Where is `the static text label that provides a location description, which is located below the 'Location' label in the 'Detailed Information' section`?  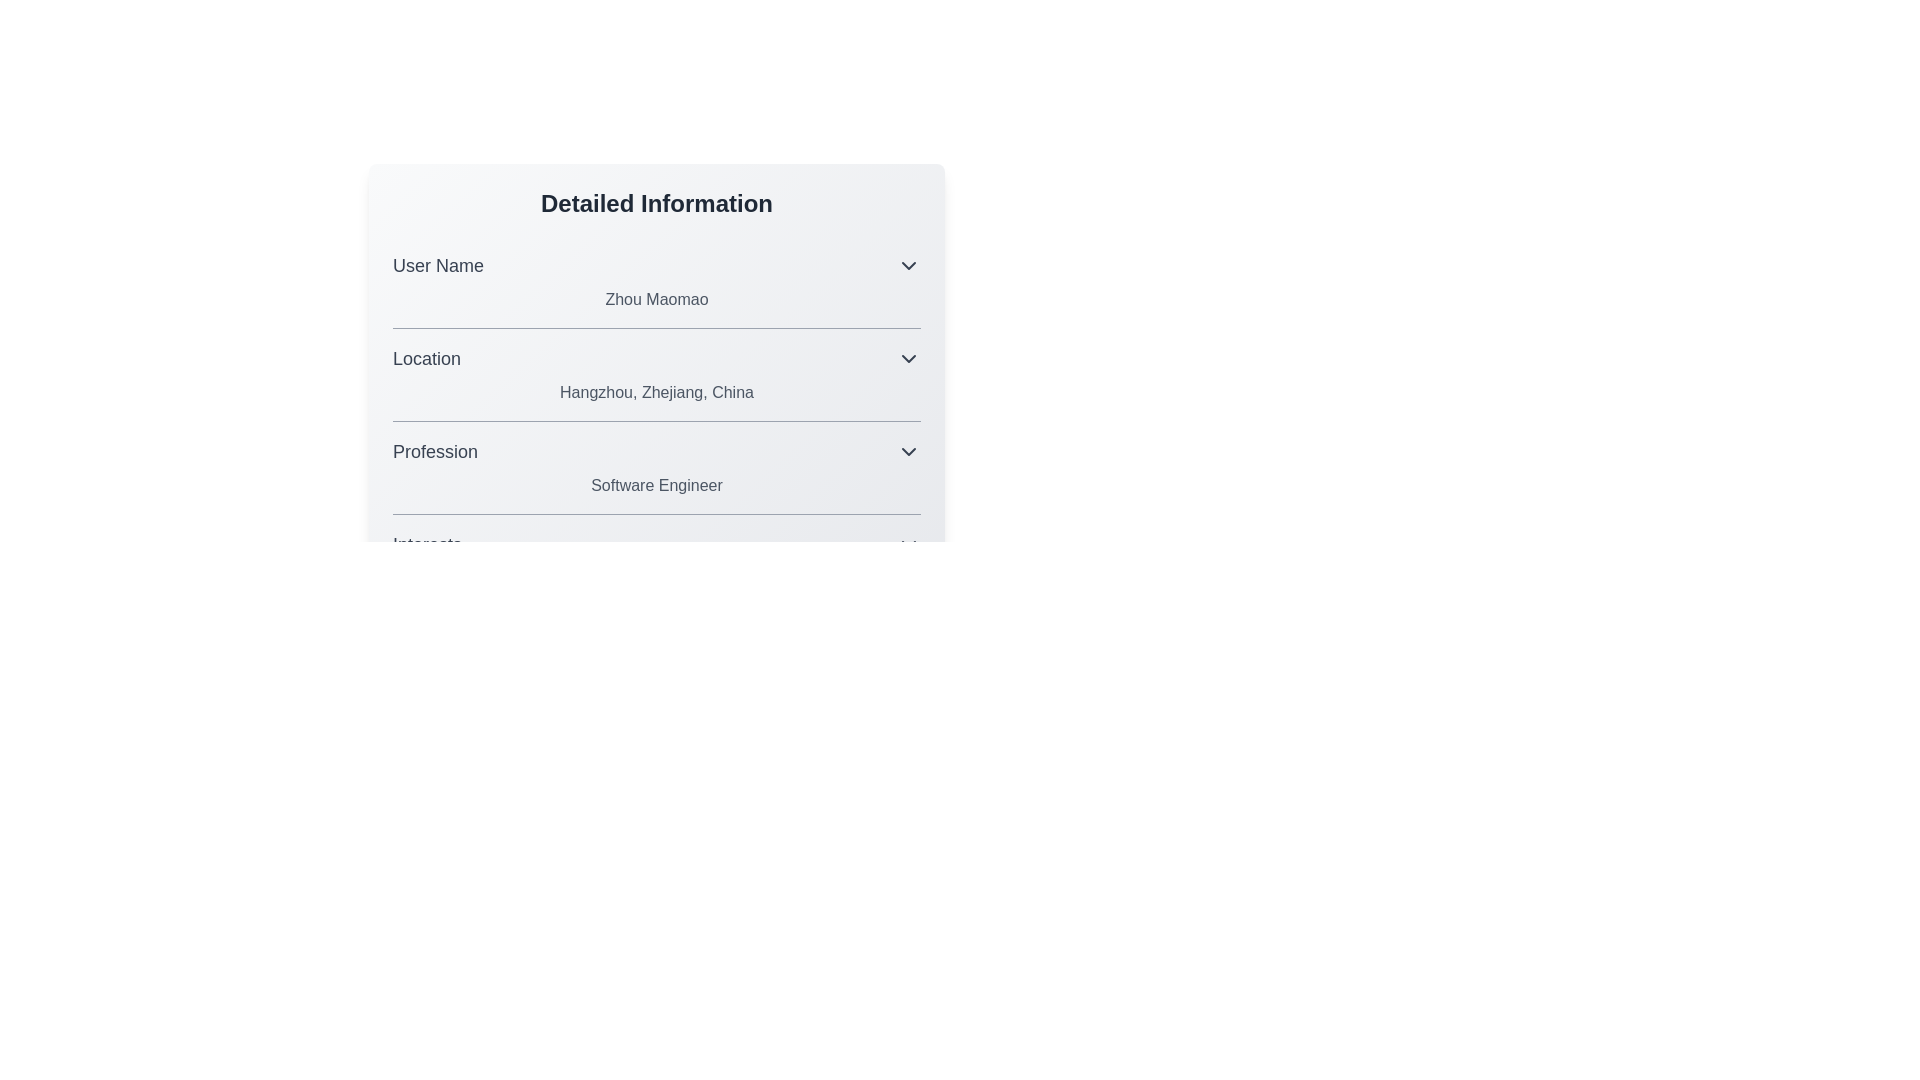
the static text label that provides a location description, which is located below the 'Location' label in the 'Detailed Information' section is located at coordinates (657, 393).